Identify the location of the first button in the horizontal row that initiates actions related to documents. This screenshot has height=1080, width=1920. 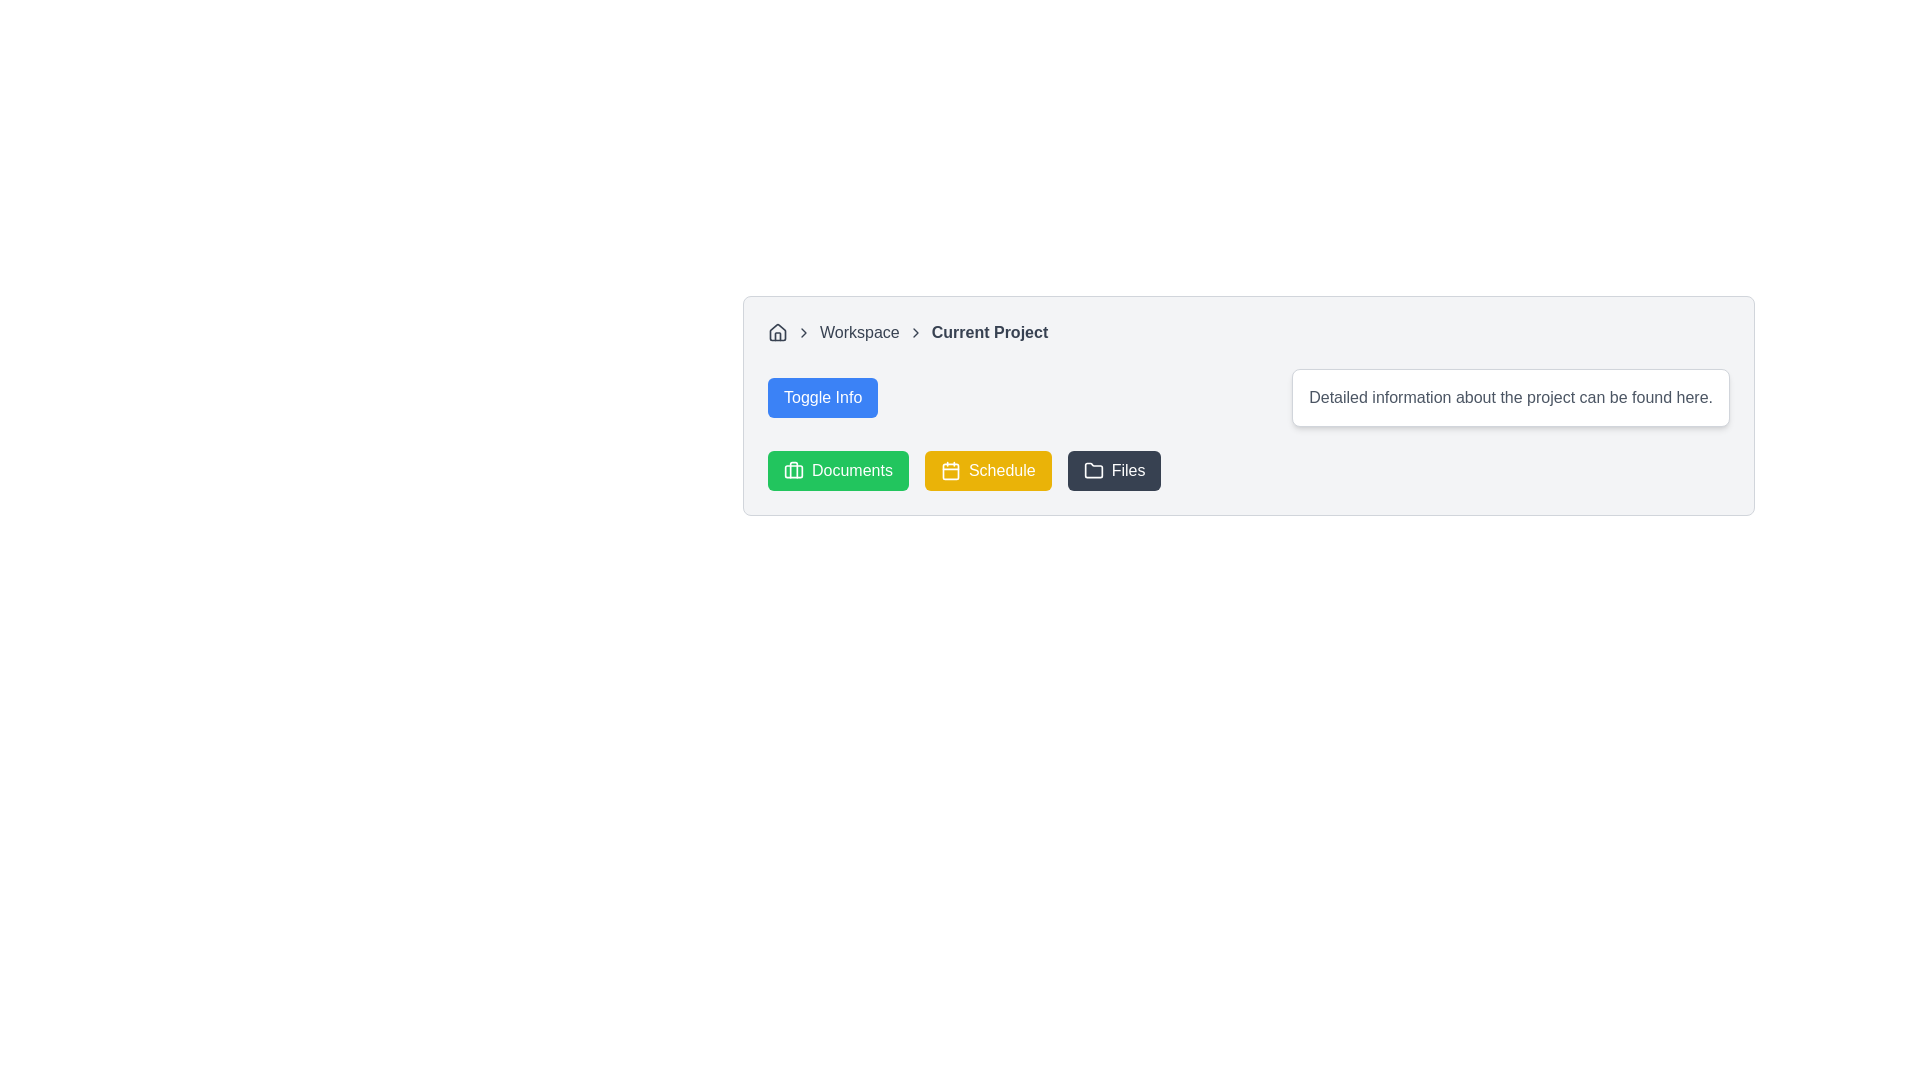
(838, 470).